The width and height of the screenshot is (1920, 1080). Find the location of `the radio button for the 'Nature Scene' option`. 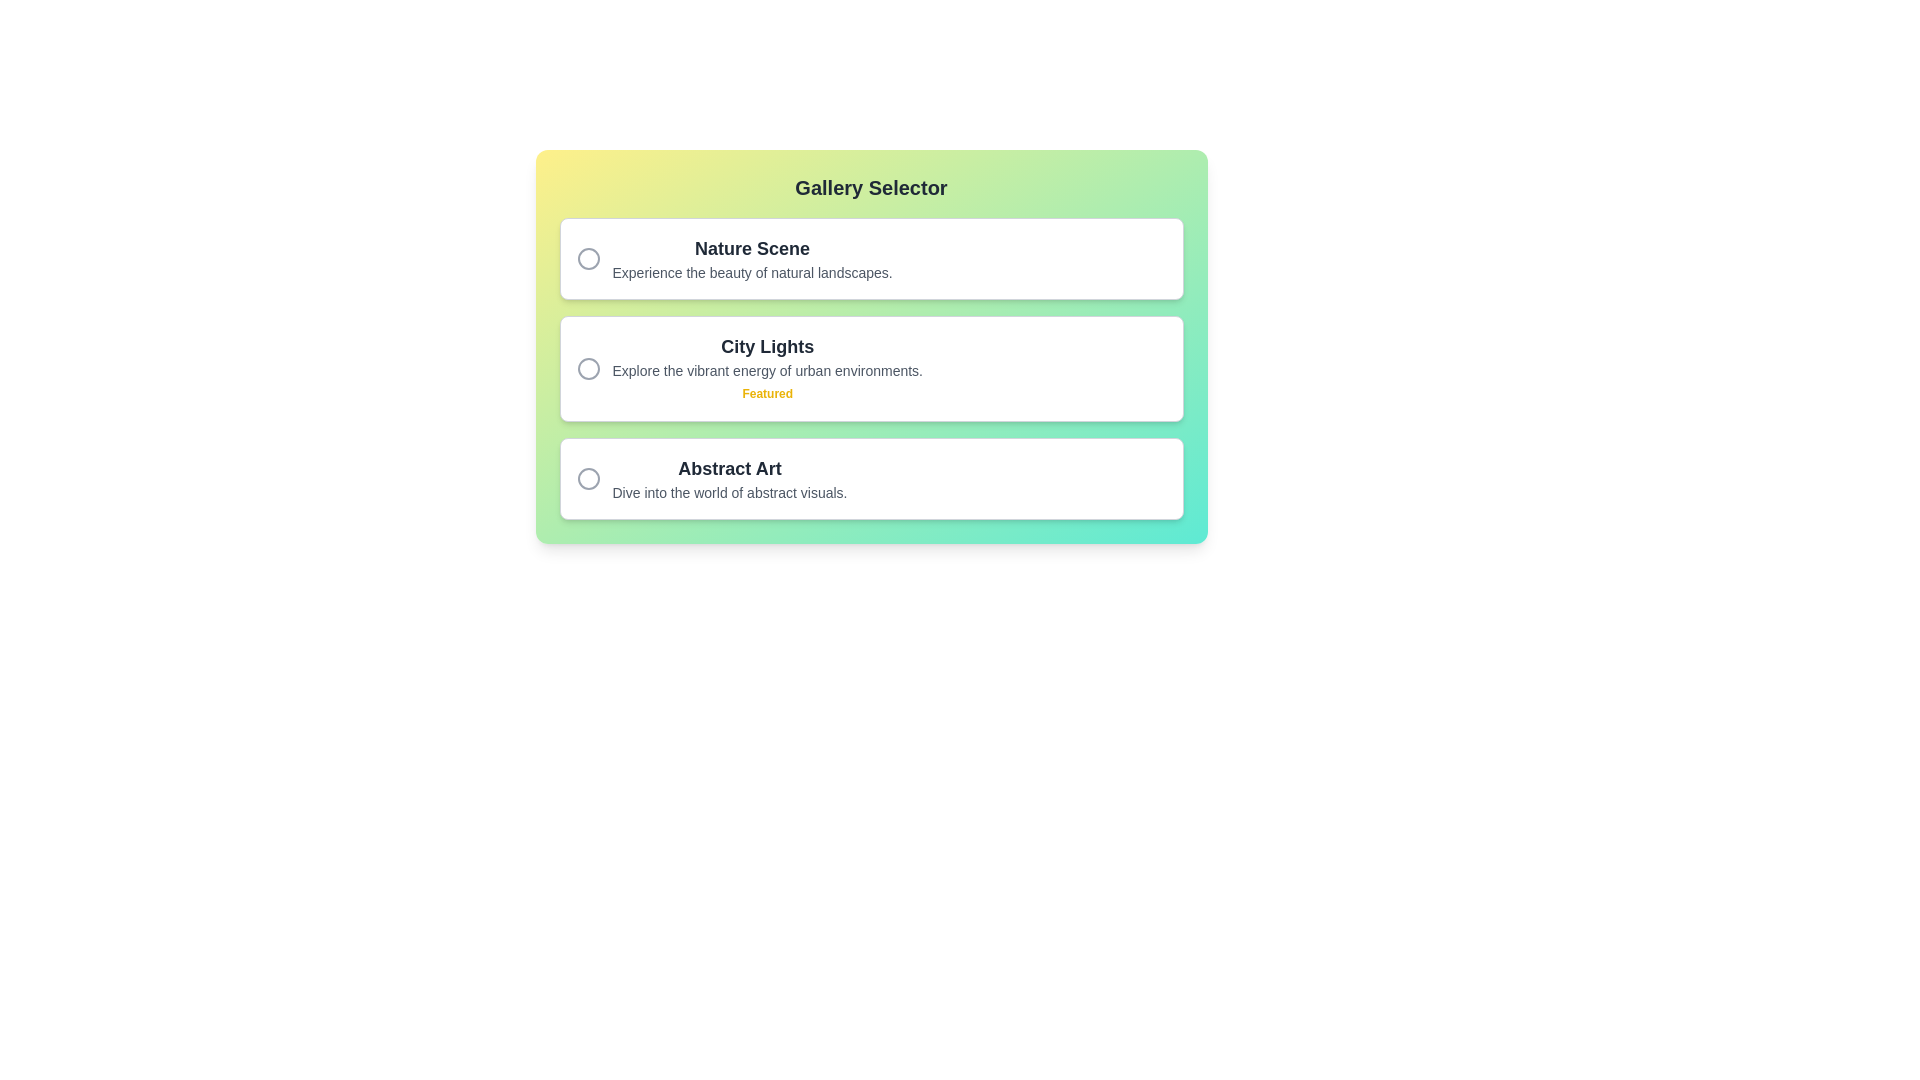

the radio button for the 'Nature Scene' option is located at coordinates (587, 257).